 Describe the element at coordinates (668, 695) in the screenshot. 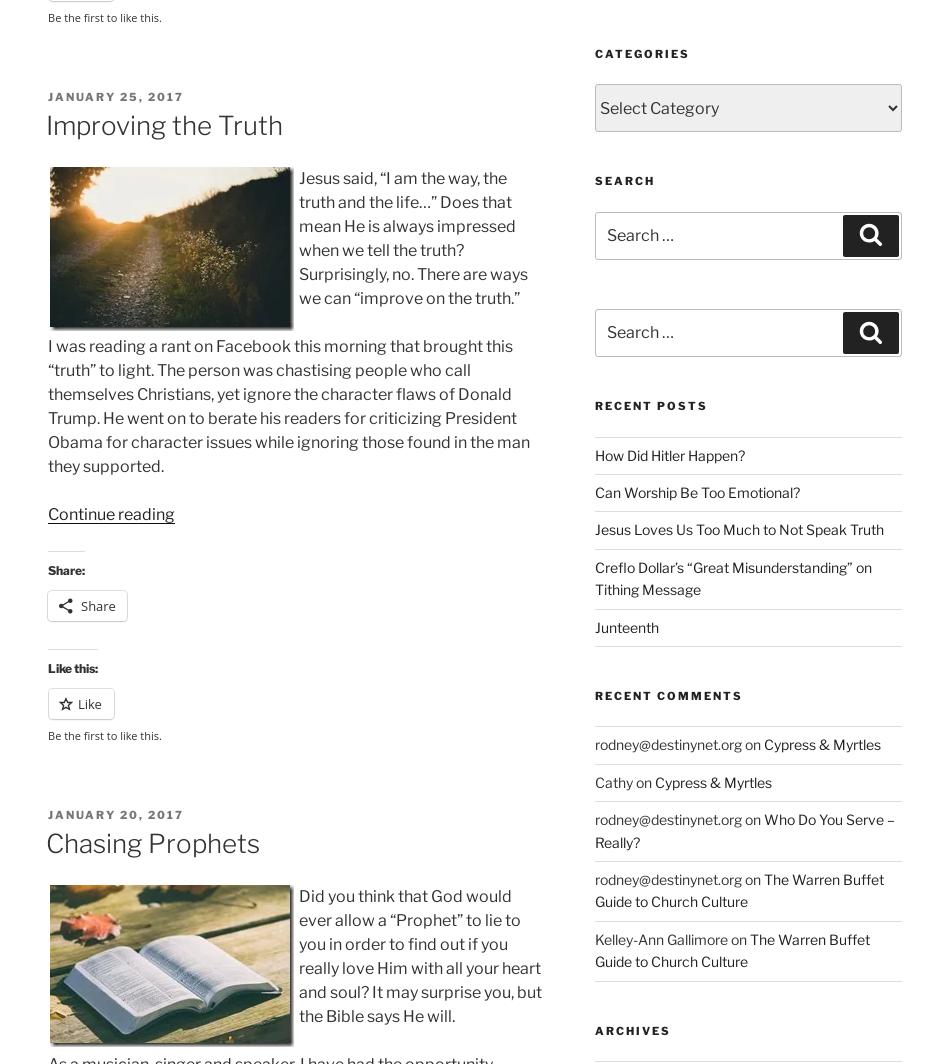

I see `'Recent Comments'` at that location.